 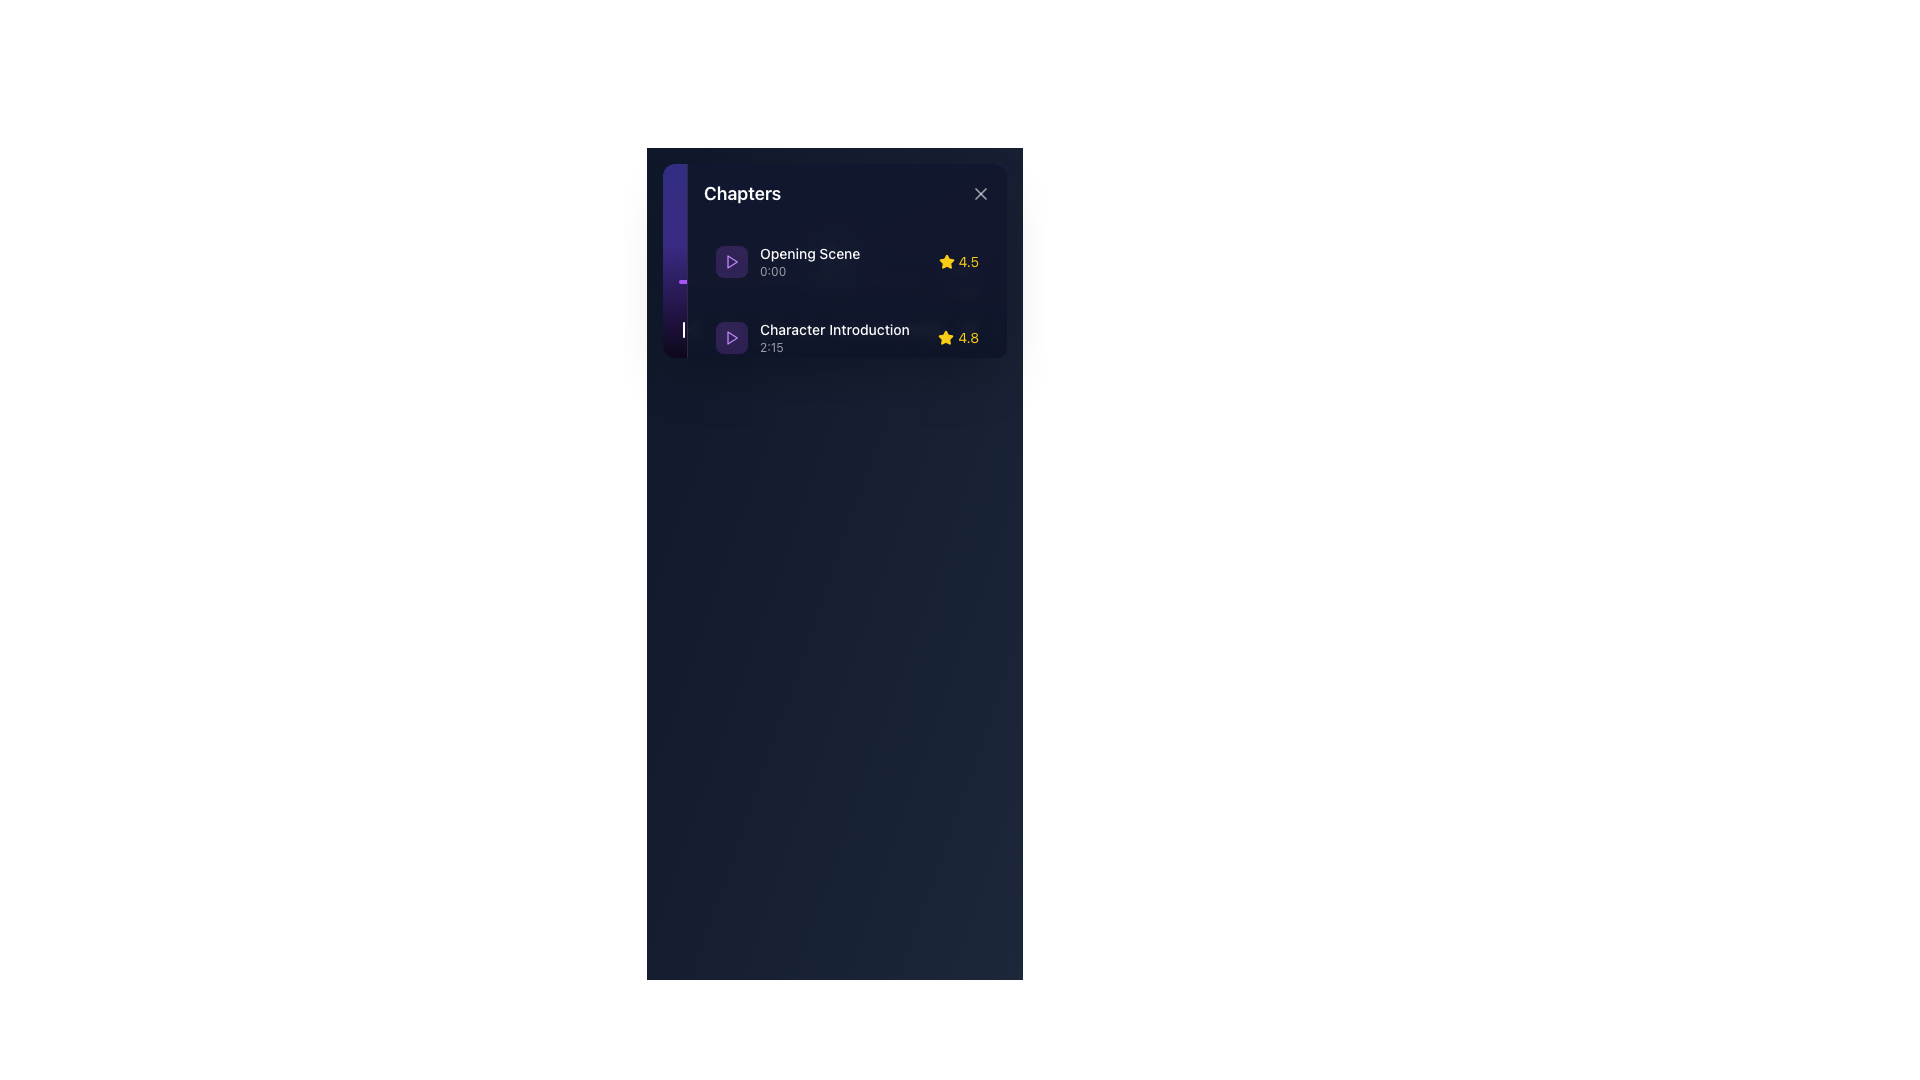 What do you see at coordinates (945, 261) in the screenshot?
I see `the star rating icon located to the right of the 'Opening Scene' title in the 'Chapters' section, which represents a positive rating of 4.5` at bounding box center [945, 261].